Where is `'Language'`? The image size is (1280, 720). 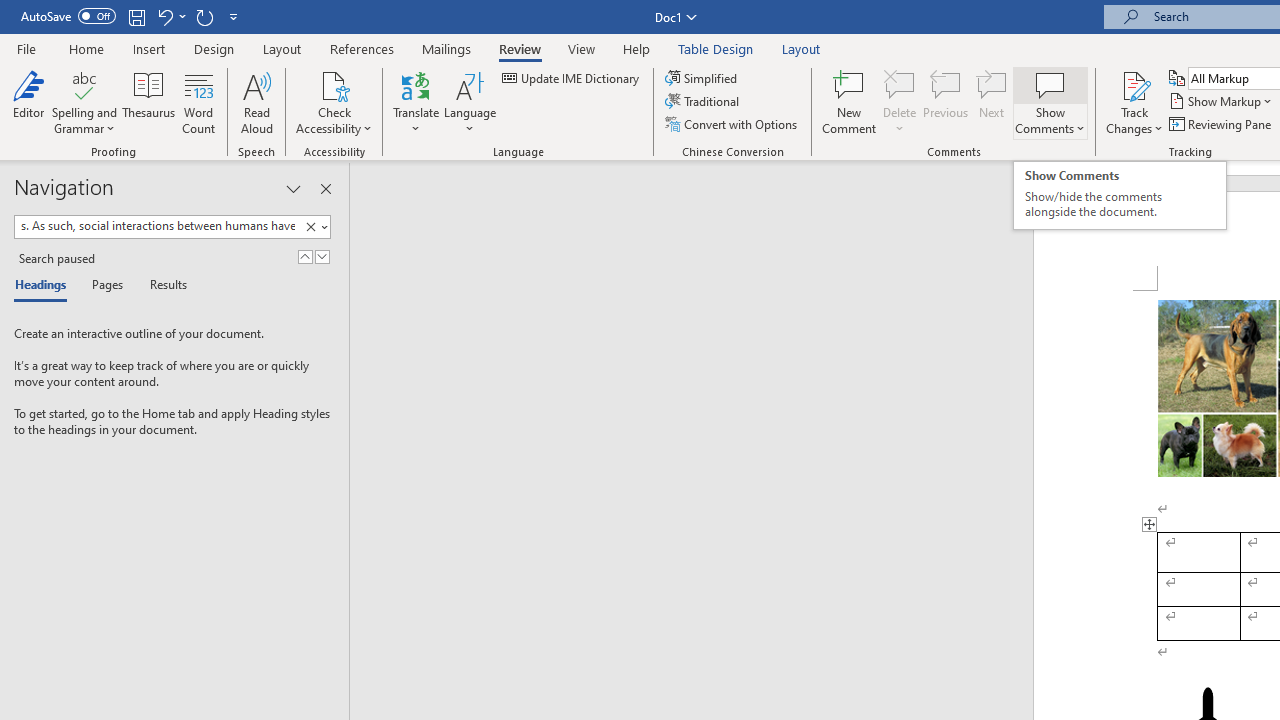 'Language' is located at coordinates (469, 103).